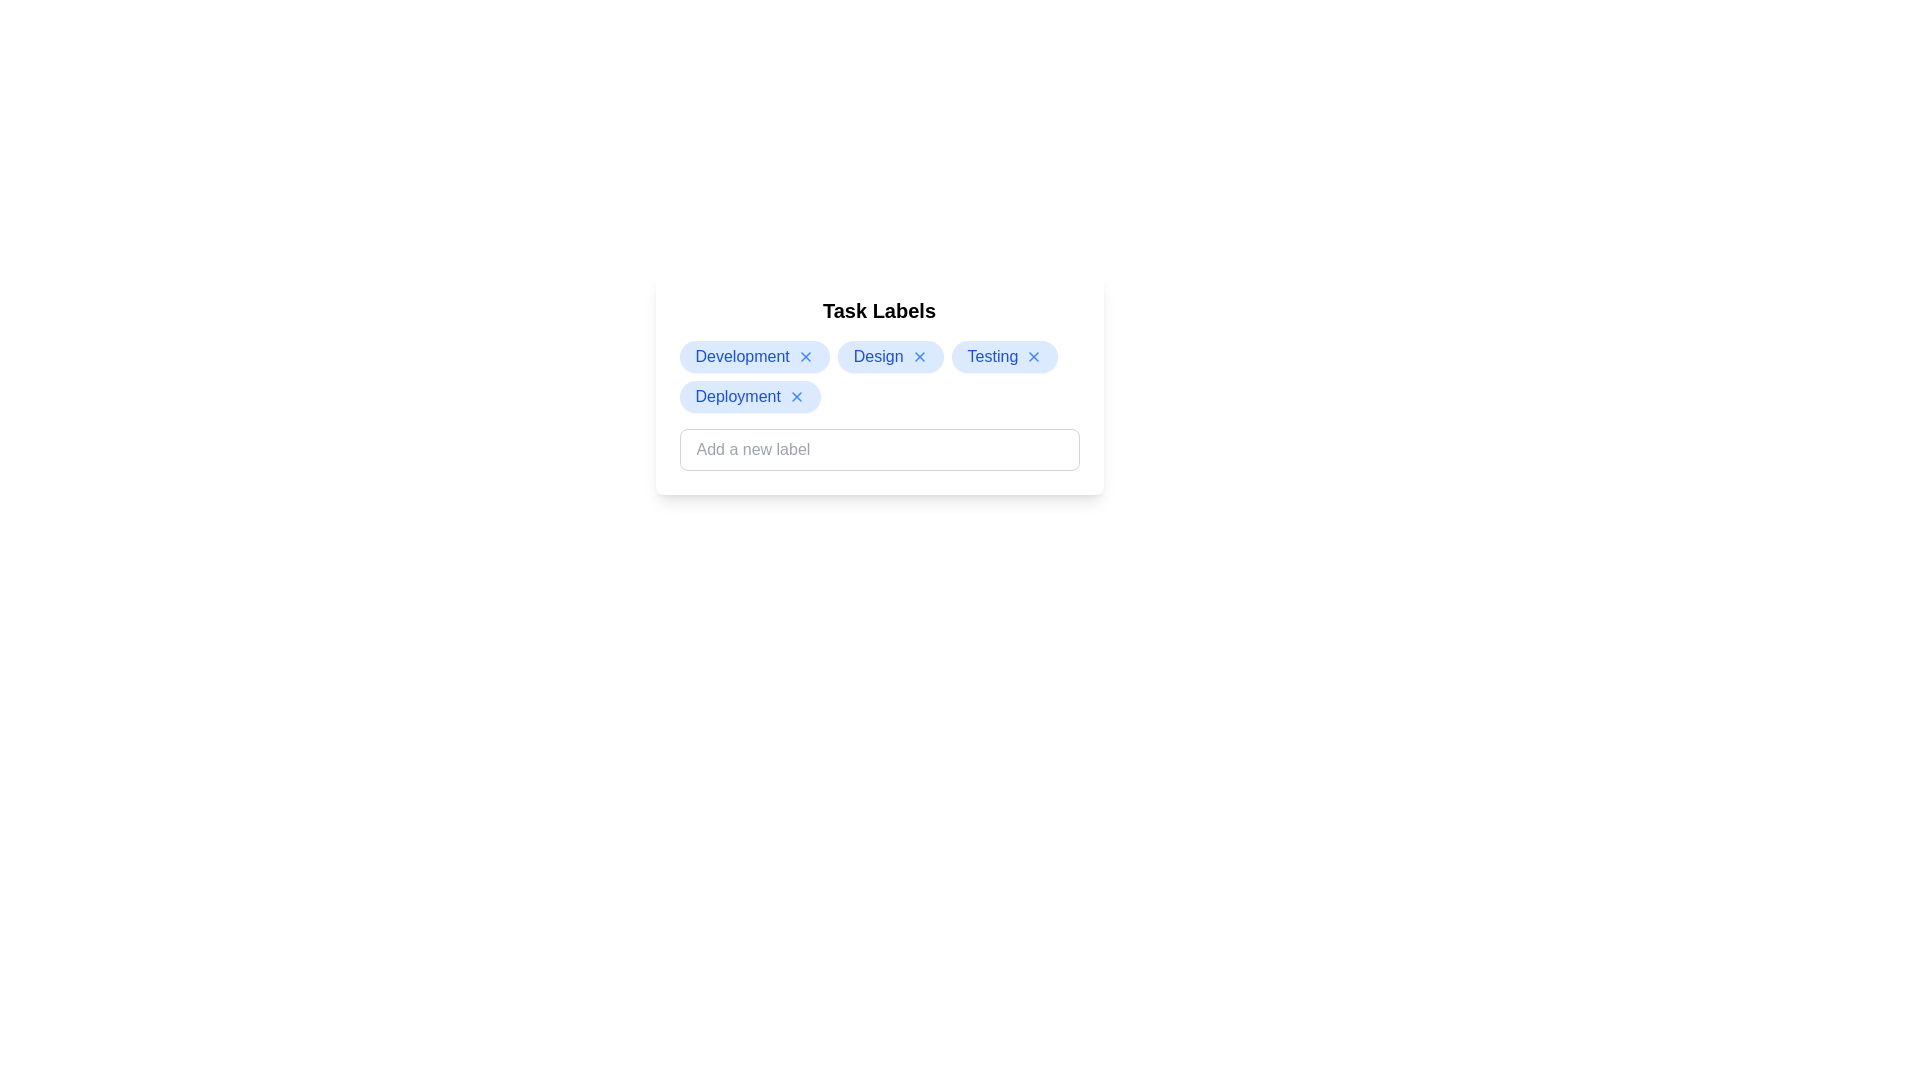 Image resolution: width=1920 pixels, height=1080 pixels. I want to click on the removal button located at the rightmost part of the 'Testing' label chip, so click(1034, 356).